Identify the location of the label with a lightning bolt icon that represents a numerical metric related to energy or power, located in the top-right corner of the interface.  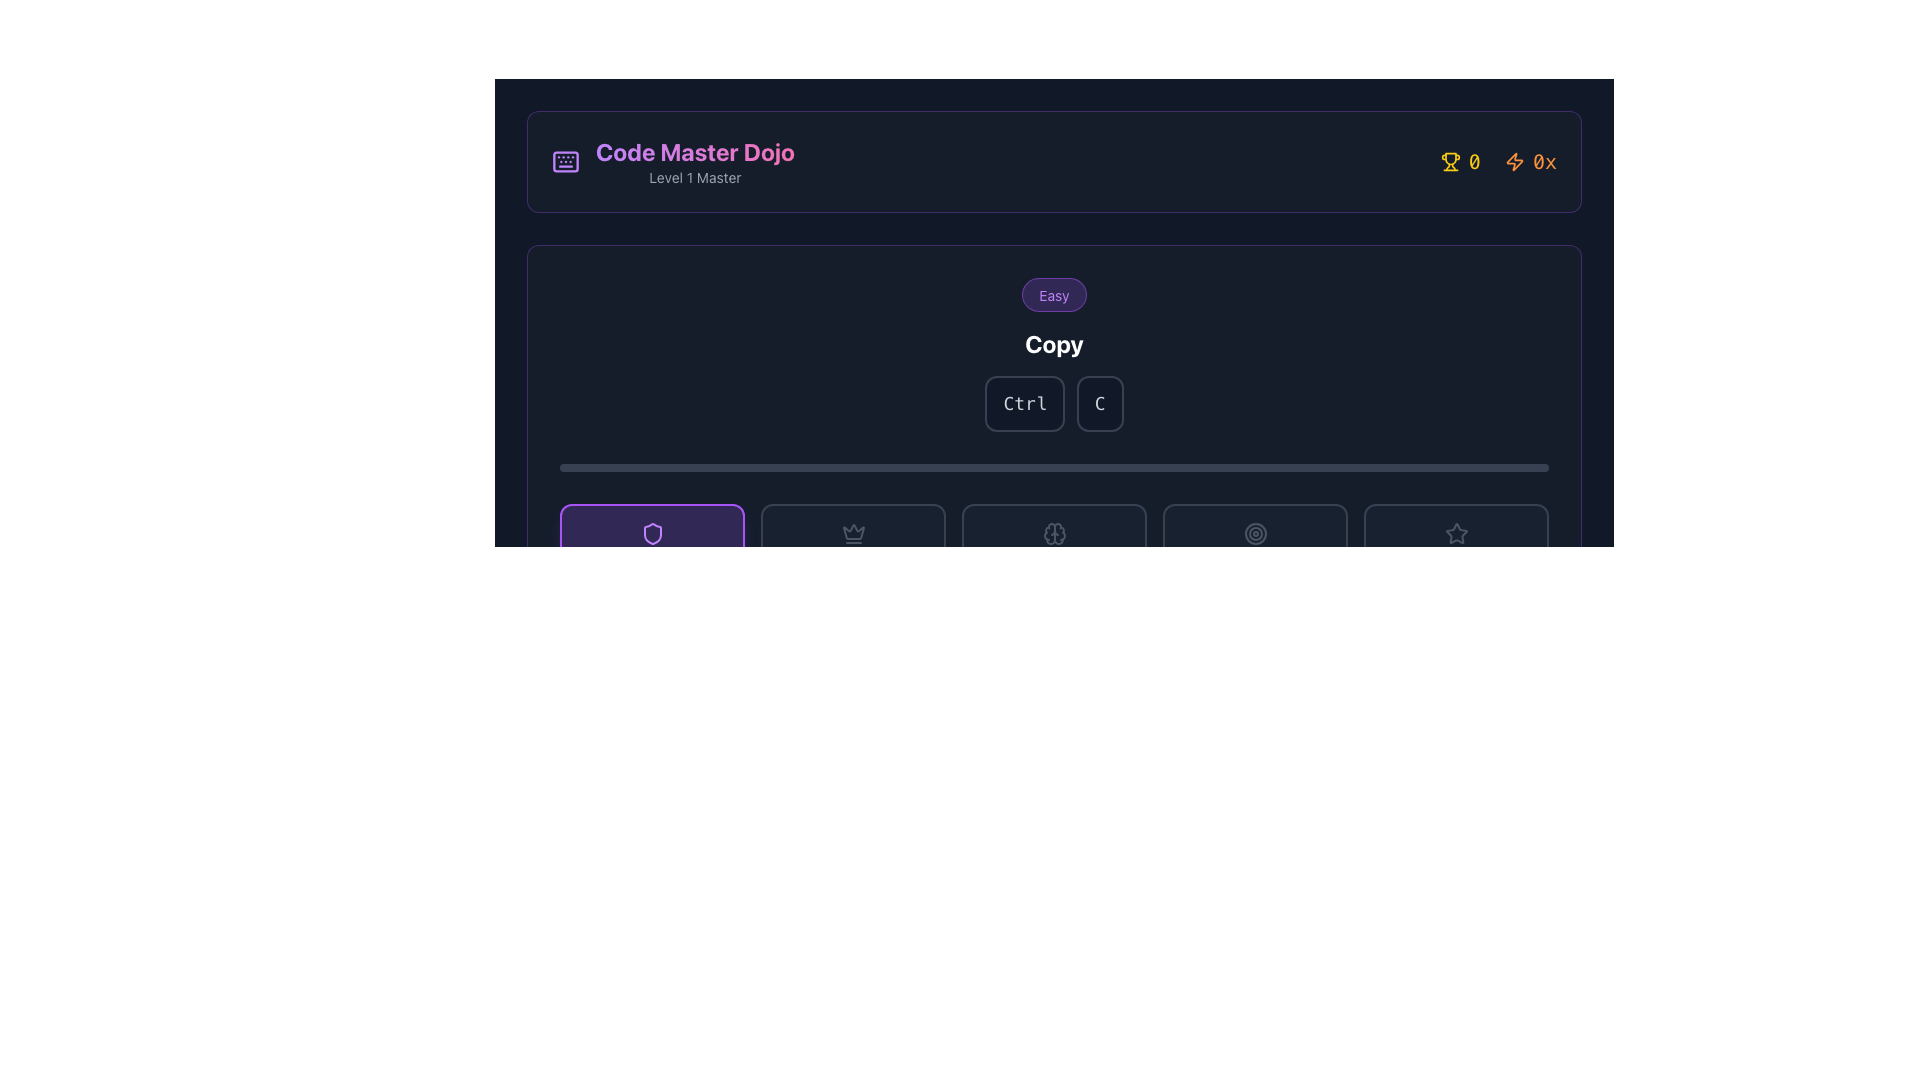
(1530, 161).